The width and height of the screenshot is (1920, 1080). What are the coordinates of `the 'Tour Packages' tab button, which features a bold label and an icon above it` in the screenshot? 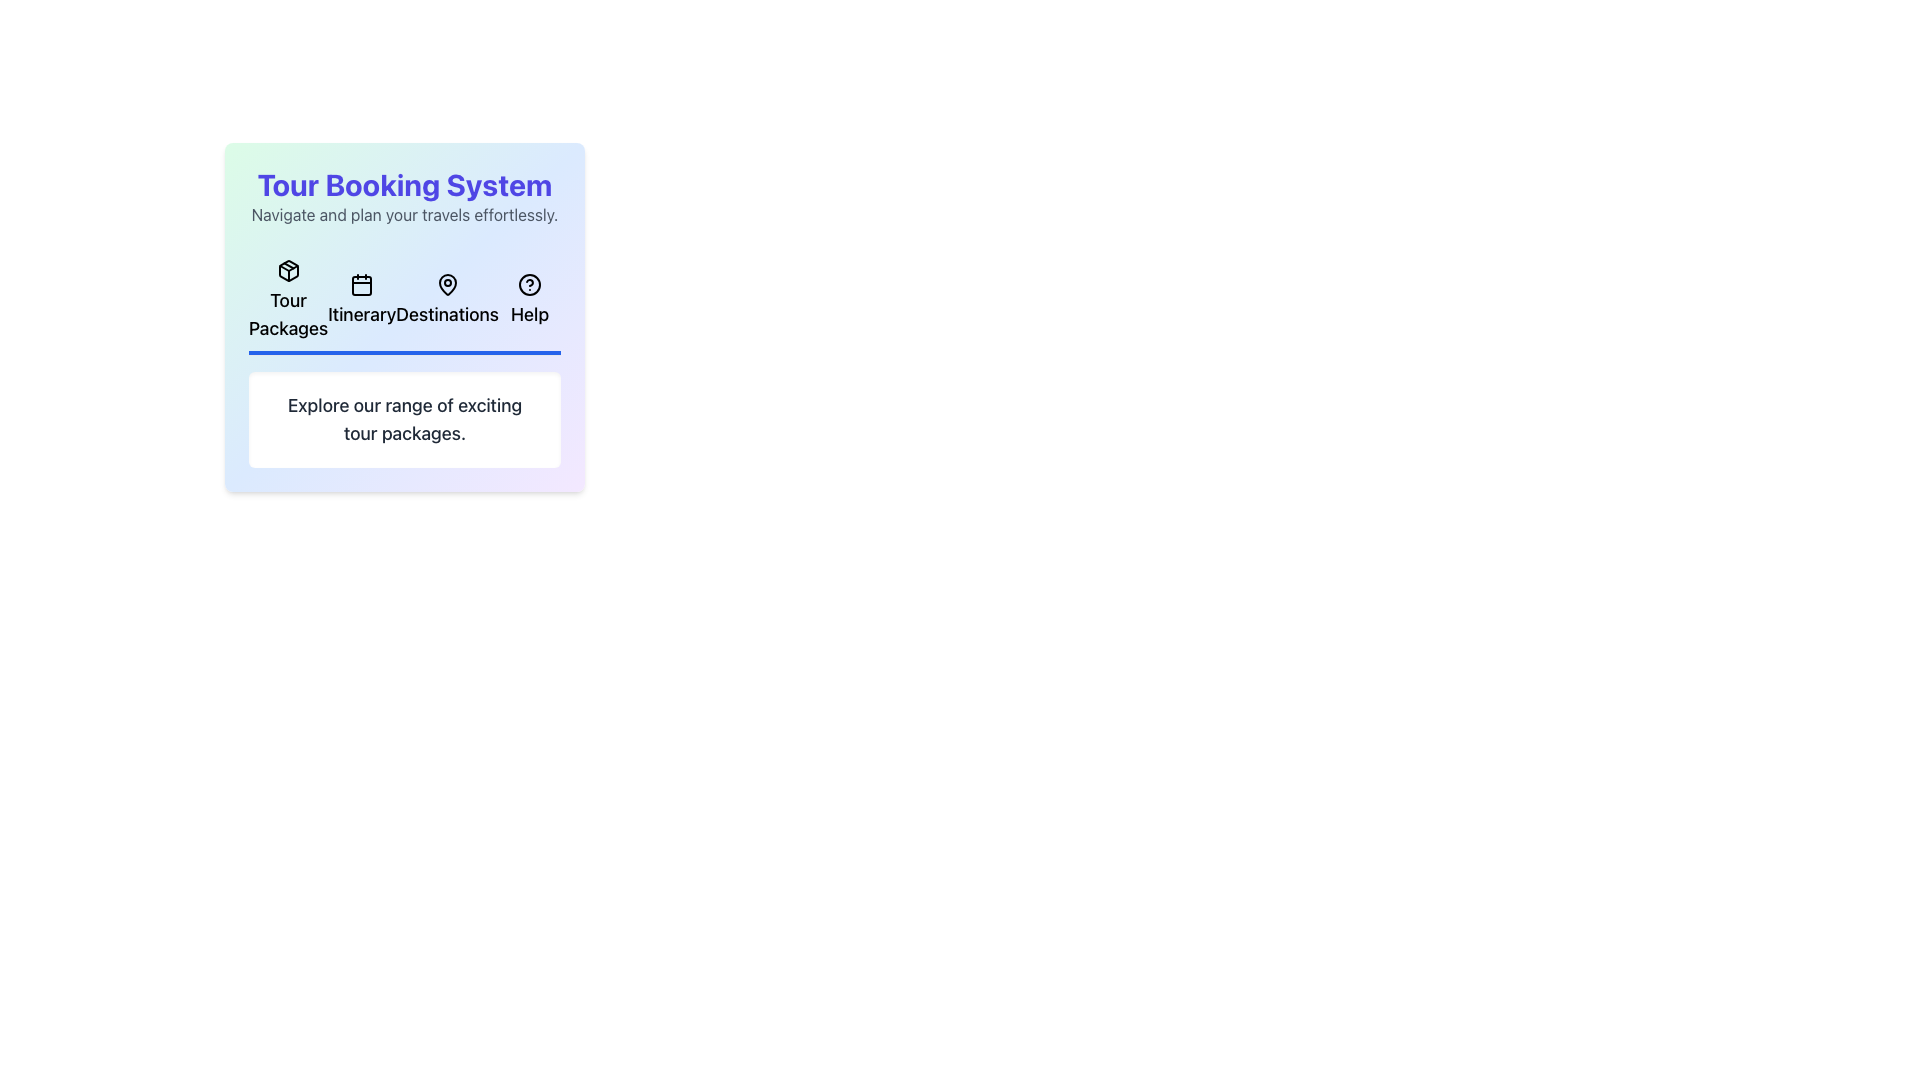 It's located at (287, 303).